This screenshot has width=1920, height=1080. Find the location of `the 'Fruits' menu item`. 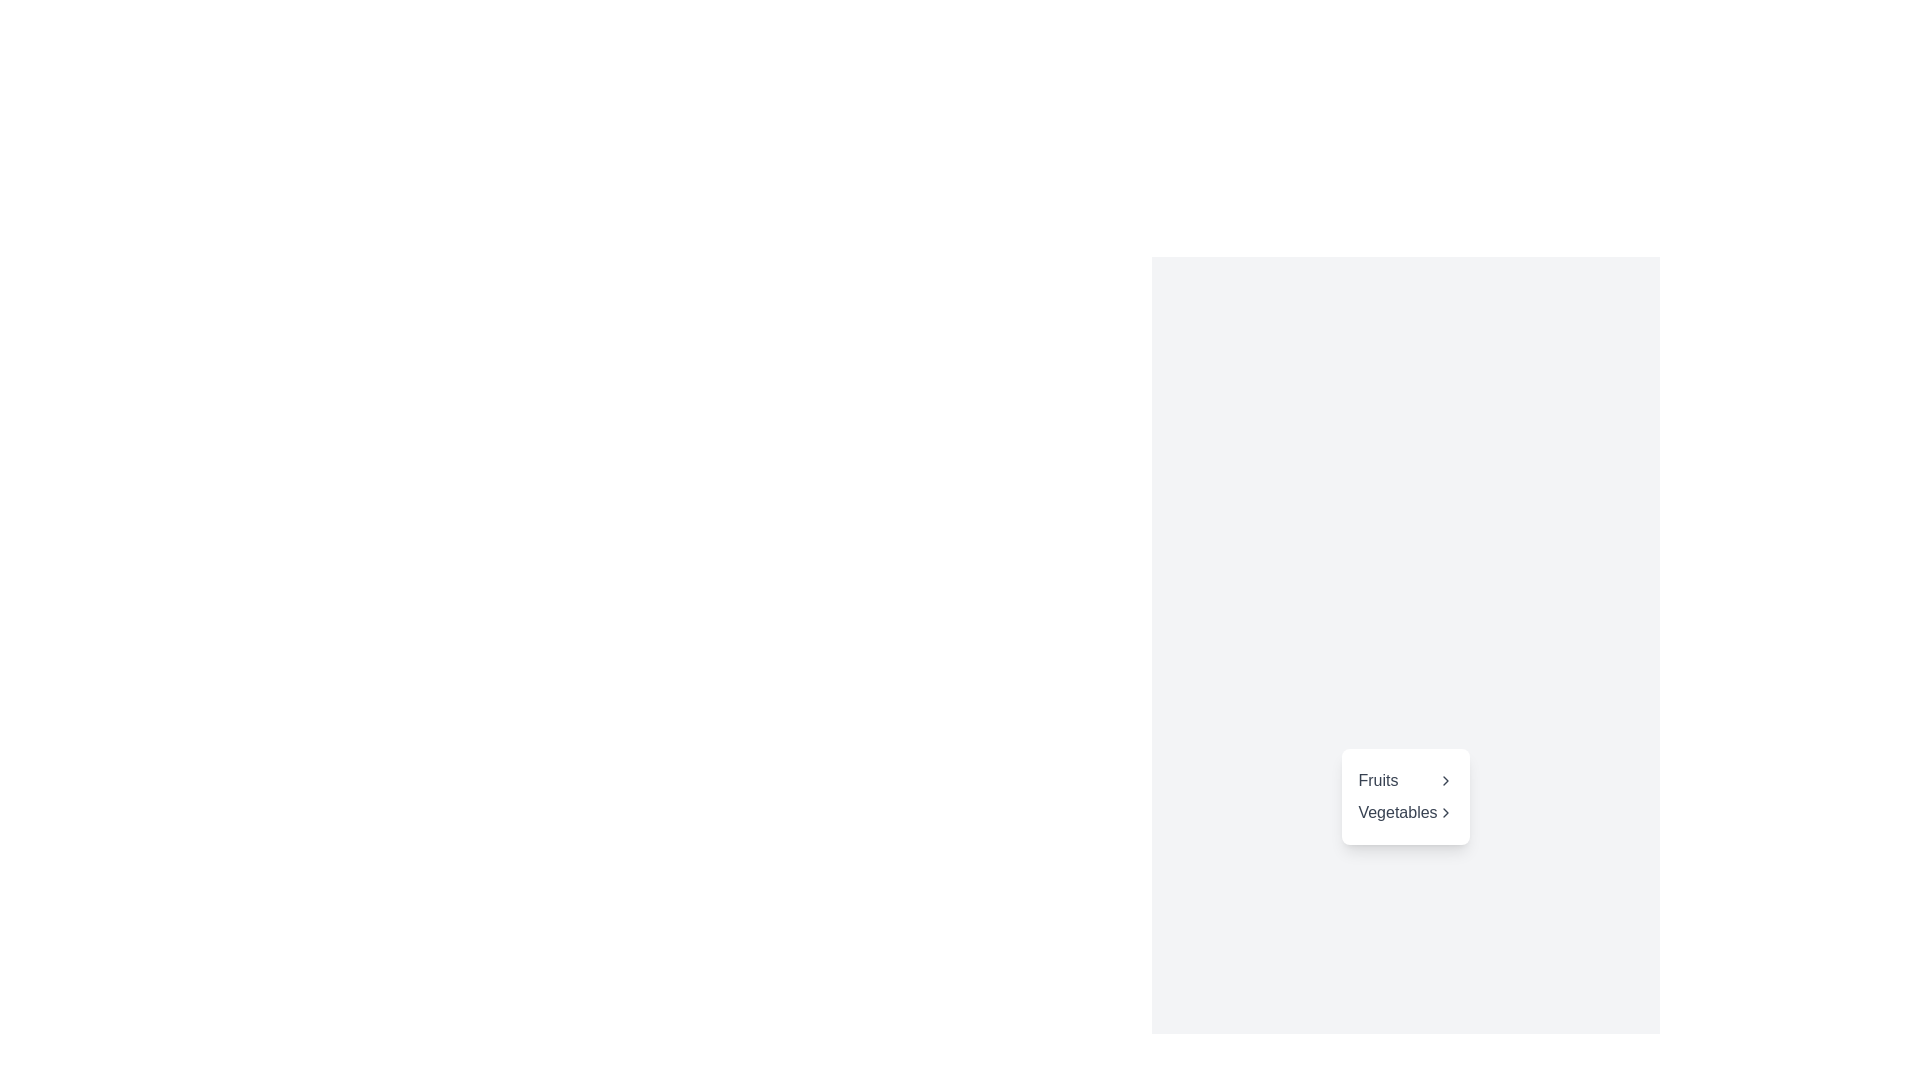

the 'Fruits' menu item is located at coordinates (1405, 779).